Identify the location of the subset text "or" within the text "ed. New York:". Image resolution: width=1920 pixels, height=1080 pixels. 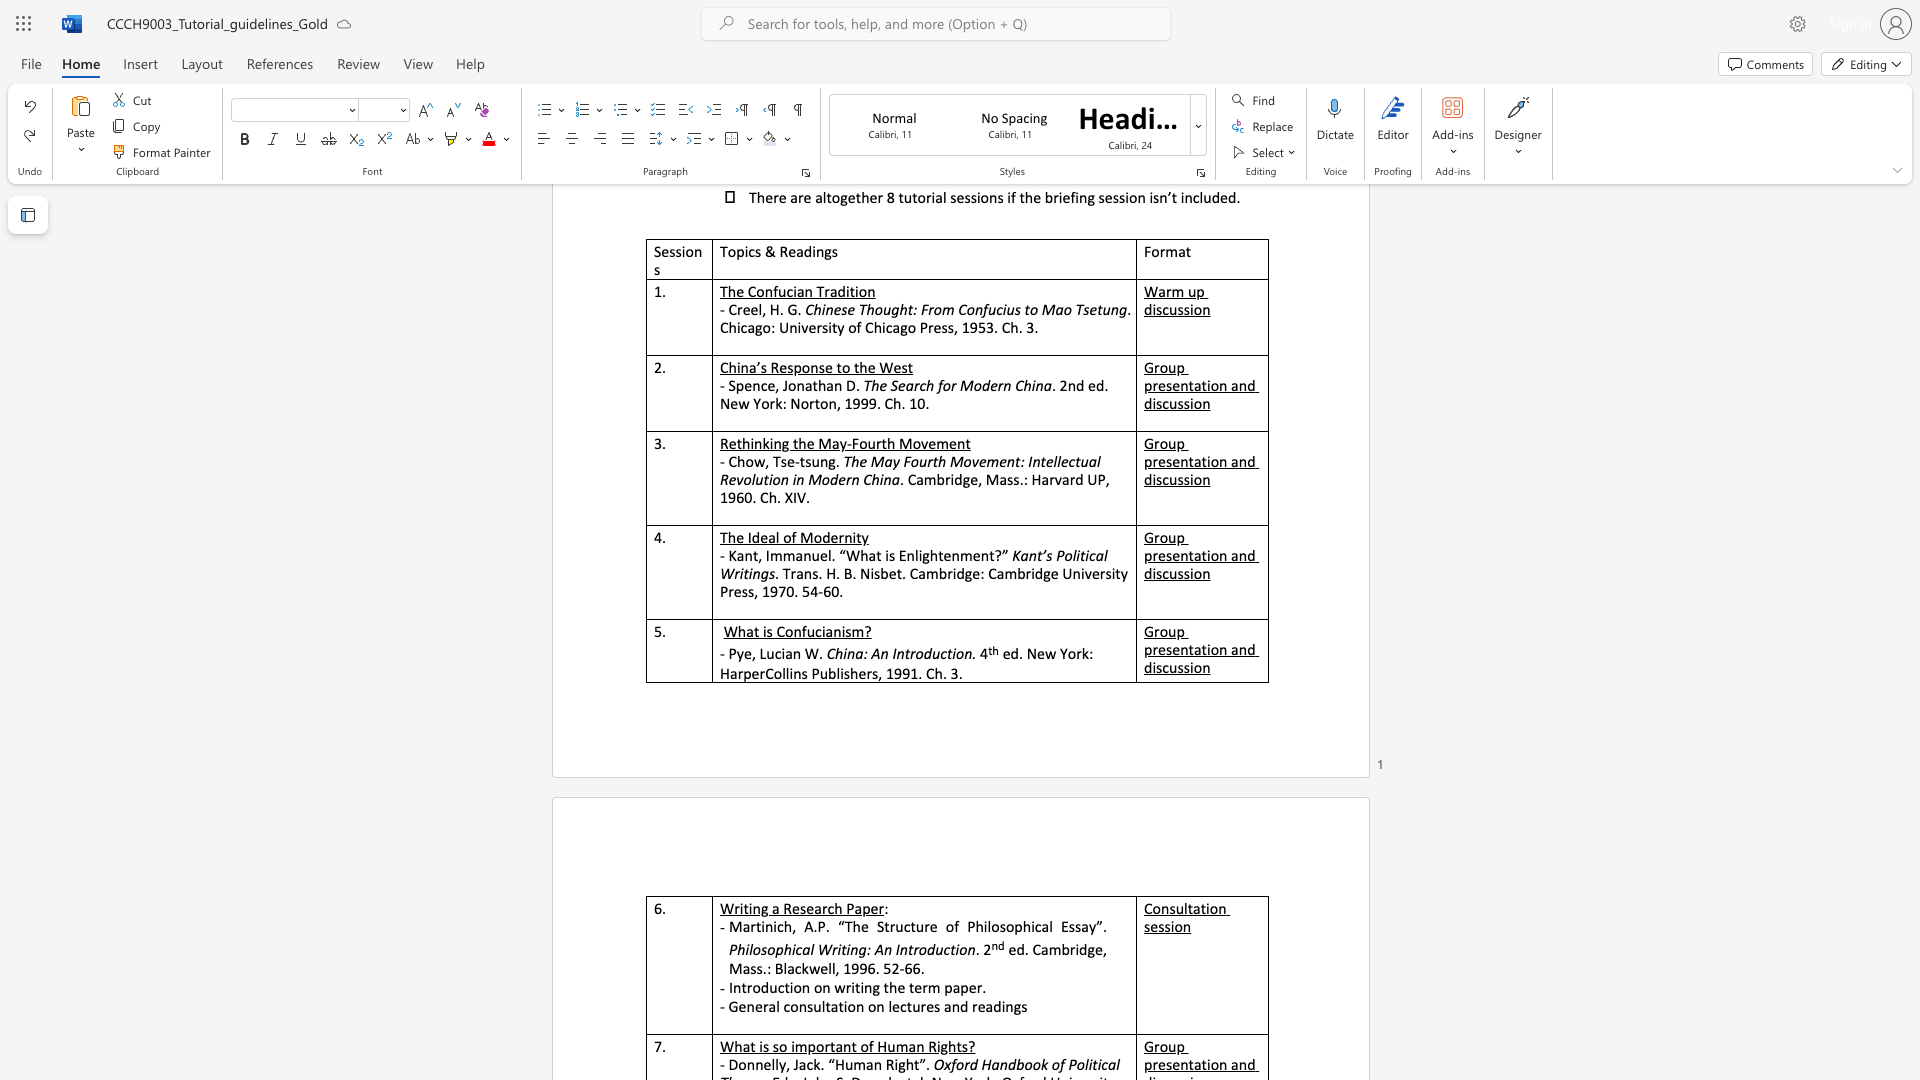
(1066, 654).